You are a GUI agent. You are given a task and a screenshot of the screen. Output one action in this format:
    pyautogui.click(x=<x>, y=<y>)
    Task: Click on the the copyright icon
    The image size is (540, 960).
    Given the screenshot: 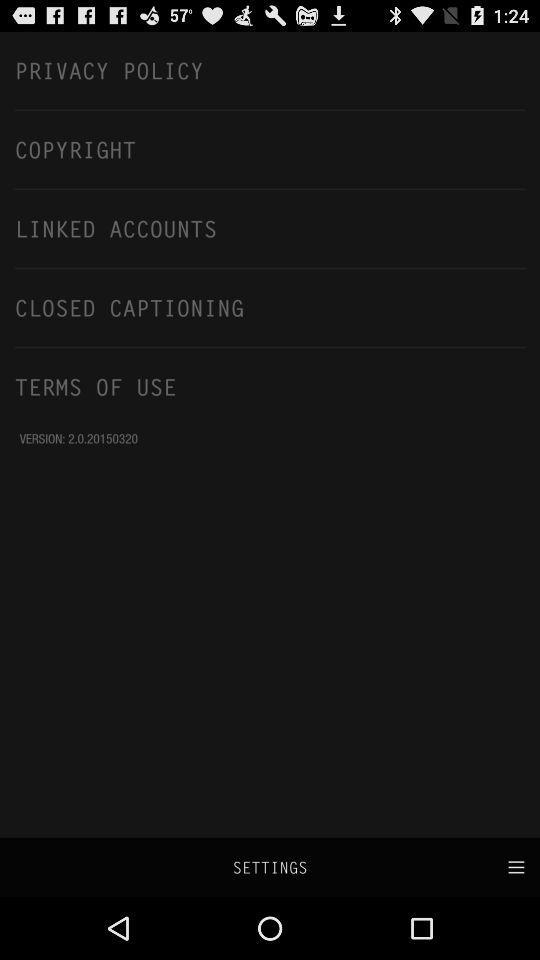 What is the action you would take?
    pyautogui.click(x=270, y=148)
    